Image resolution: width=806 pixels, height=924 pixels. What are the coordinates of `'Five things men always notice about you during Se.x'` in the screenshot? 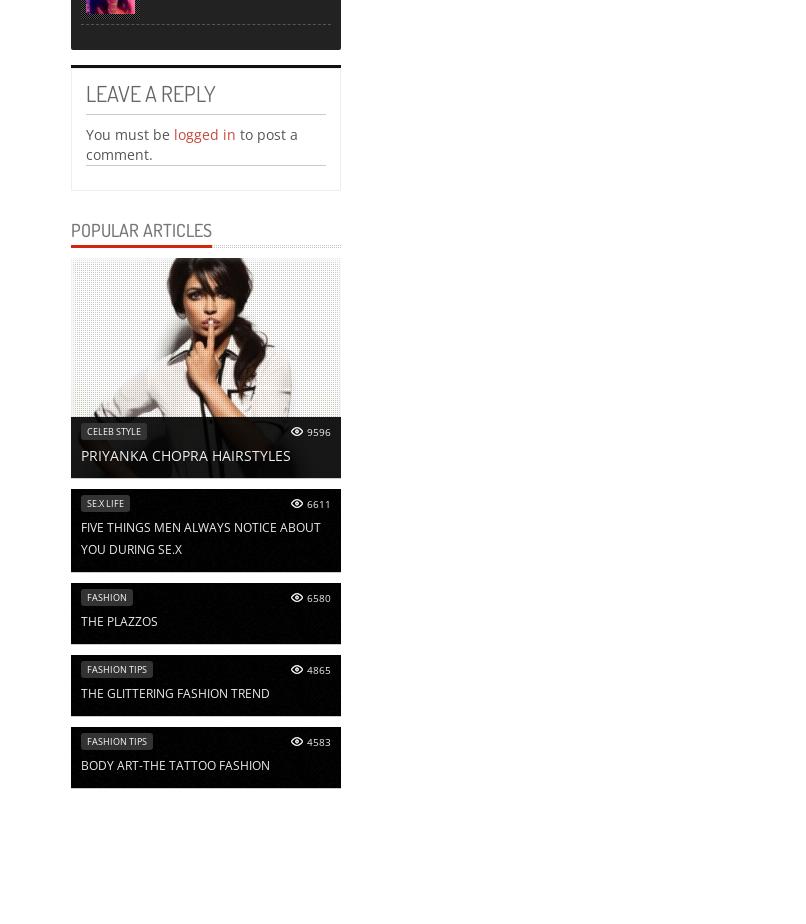 It's located at (201, 538).